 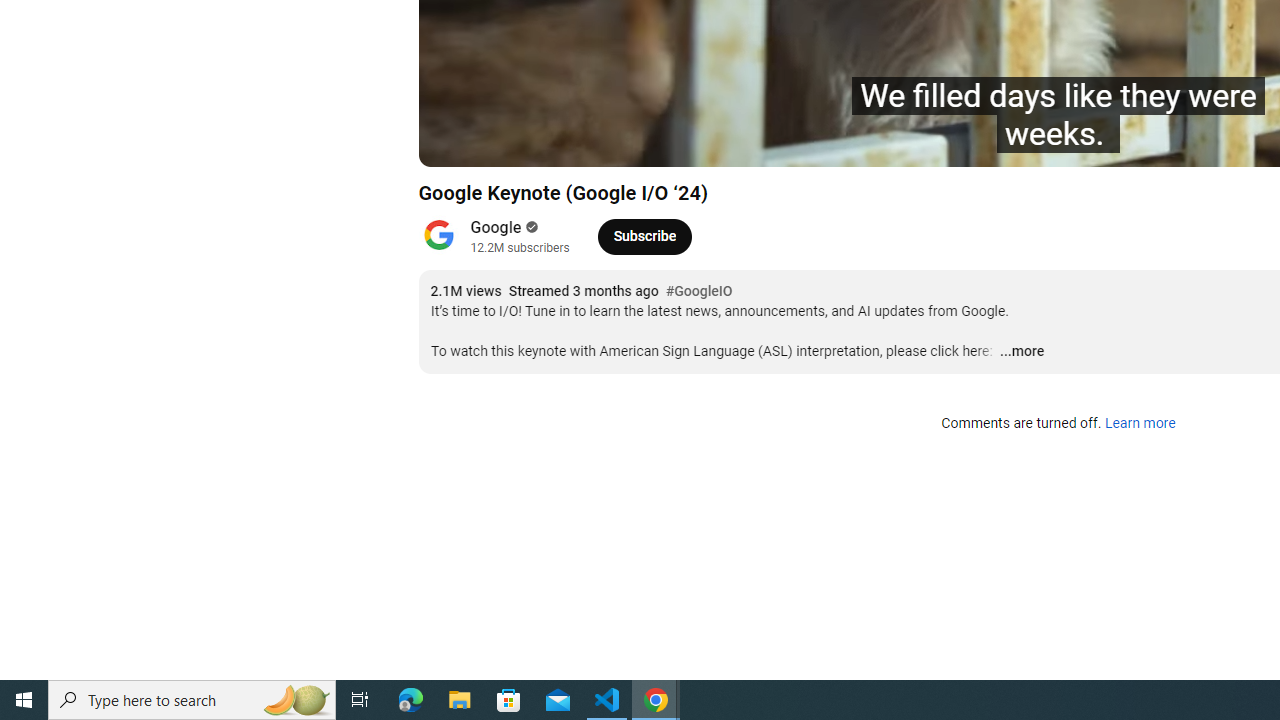 I want to click on 'Learn more', so click(x=1139, y=423).